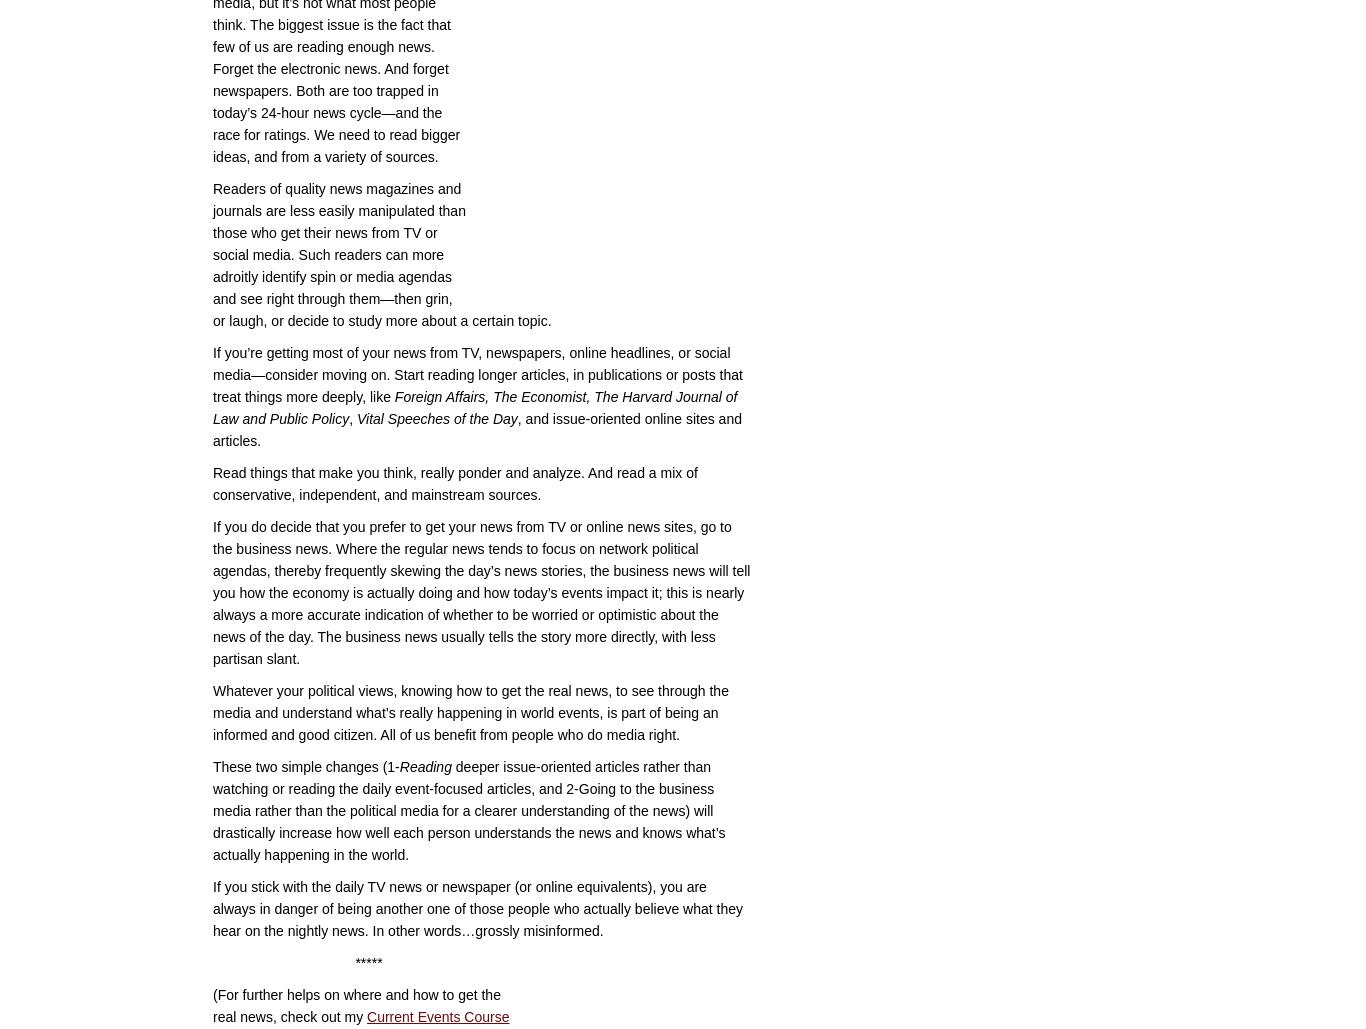  Describe the element at coordinates (354, 418) in the screenshot. I see `'Vital Speeches of the Day'` at that location.